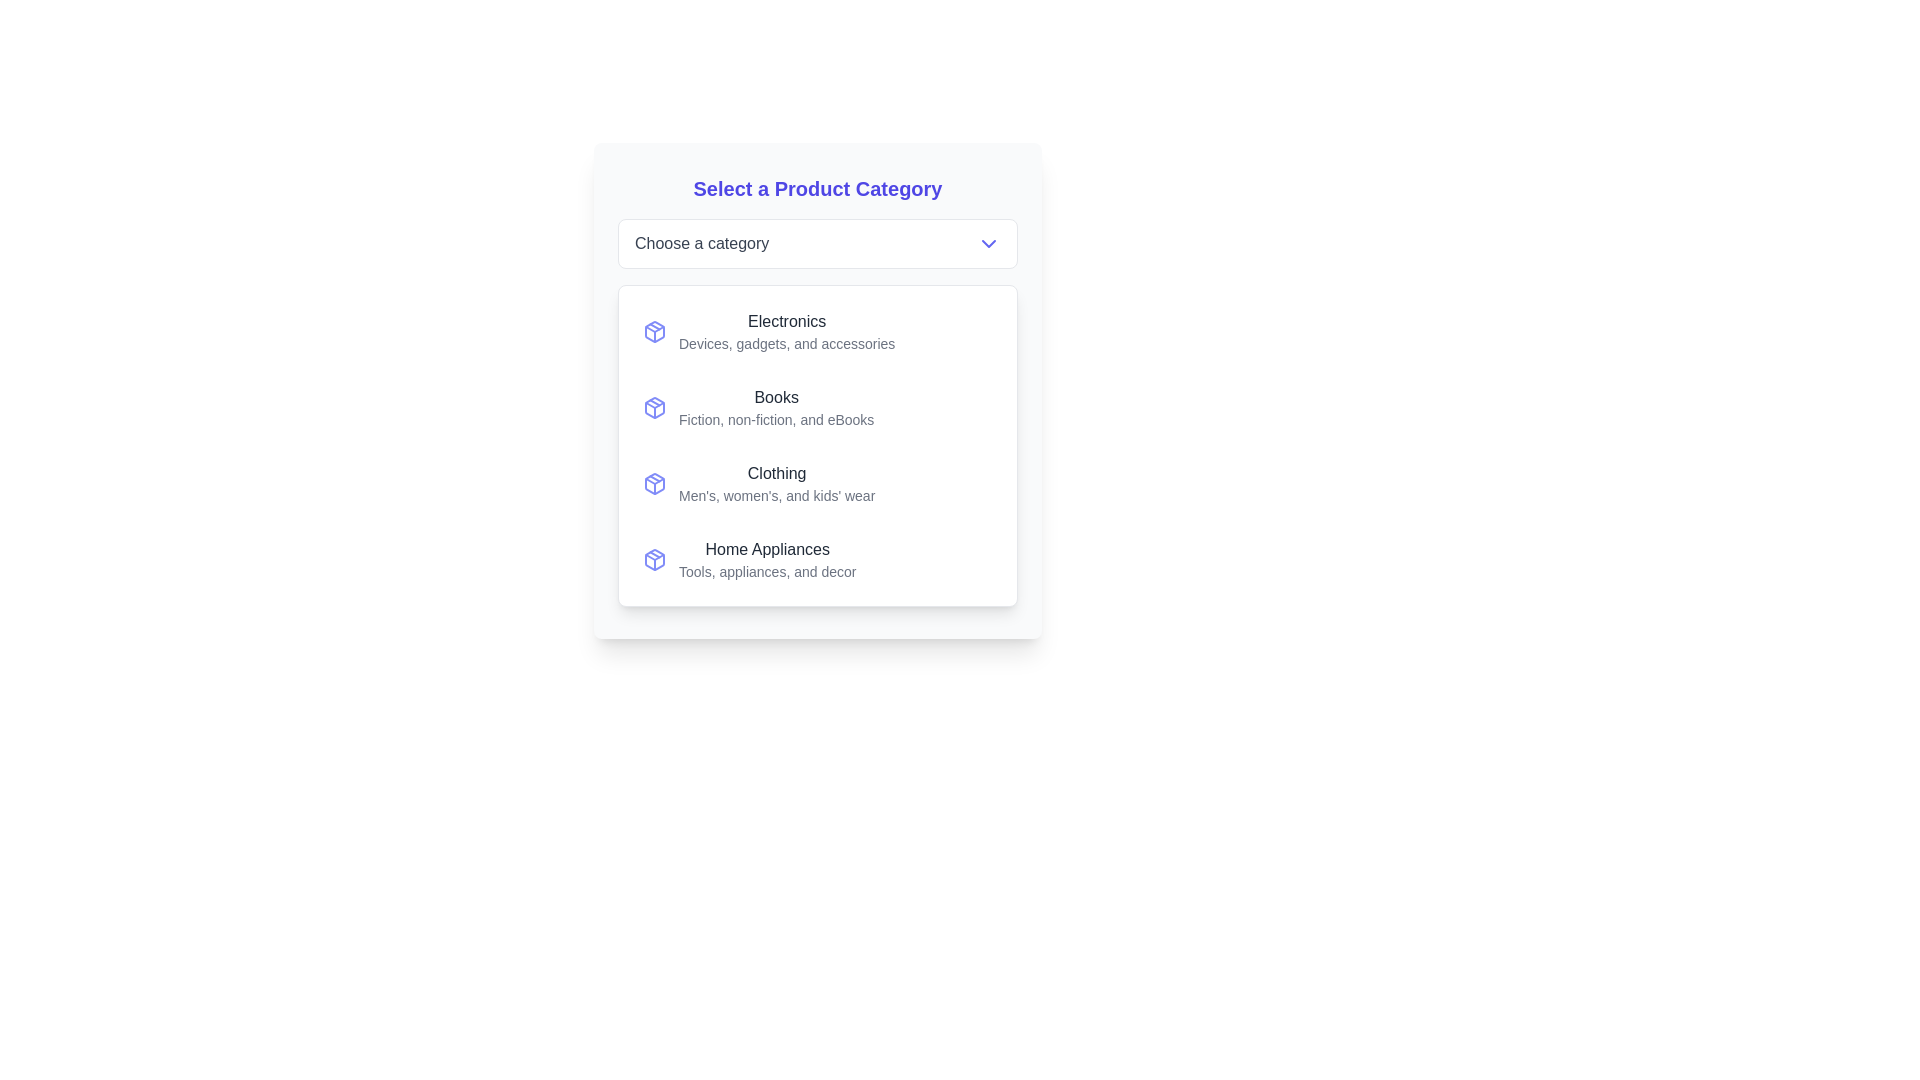 This screenshot has height=1080, width=1920. What do you see at coordinates (776, 474) in the screenshot?
I see `the 'Clothing' heading text, which is prominently displayed in bold dark gray within a list of categories` at bounding box center [776, 474].